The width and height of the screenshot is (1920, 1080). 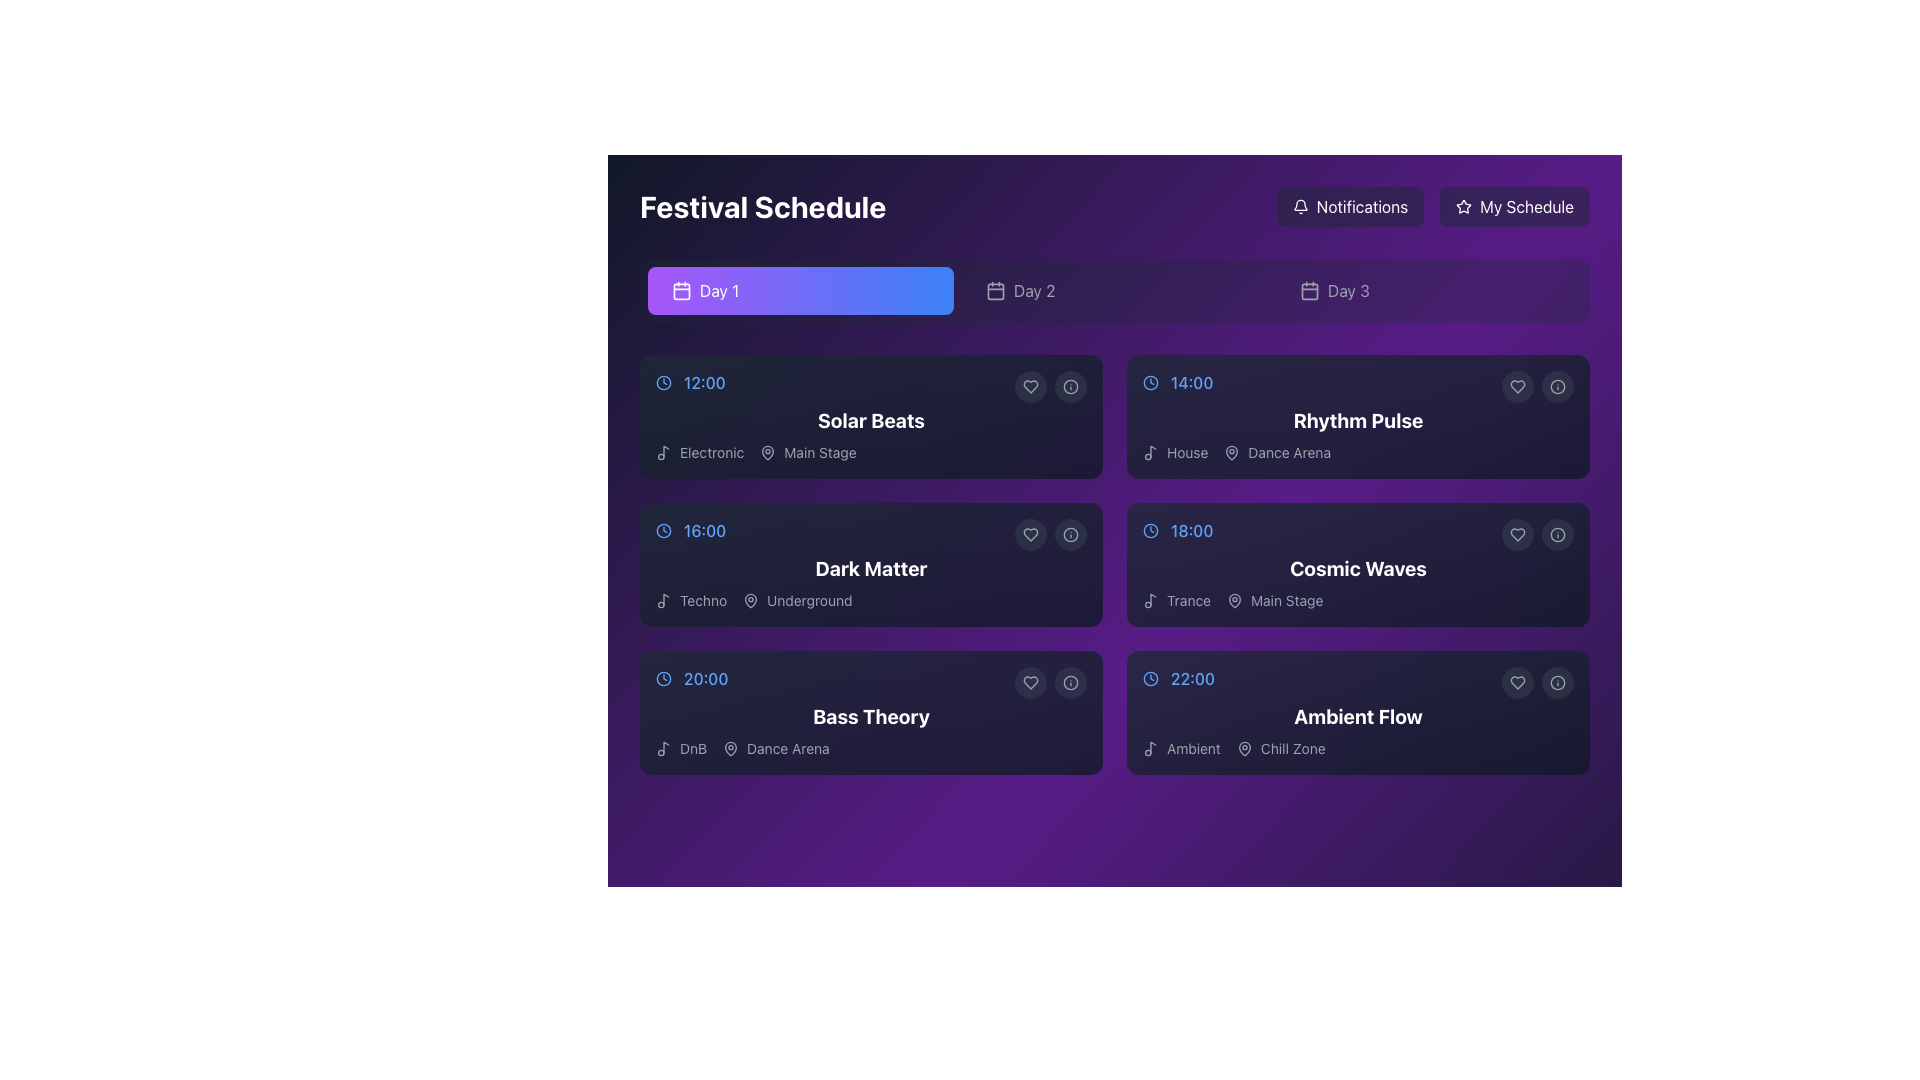 I want to click on the Icon representing the music genre 'House', located to the left of the text label 'House' in the 'Rhythm Pulse' event block, so click(x=1151, y=452).